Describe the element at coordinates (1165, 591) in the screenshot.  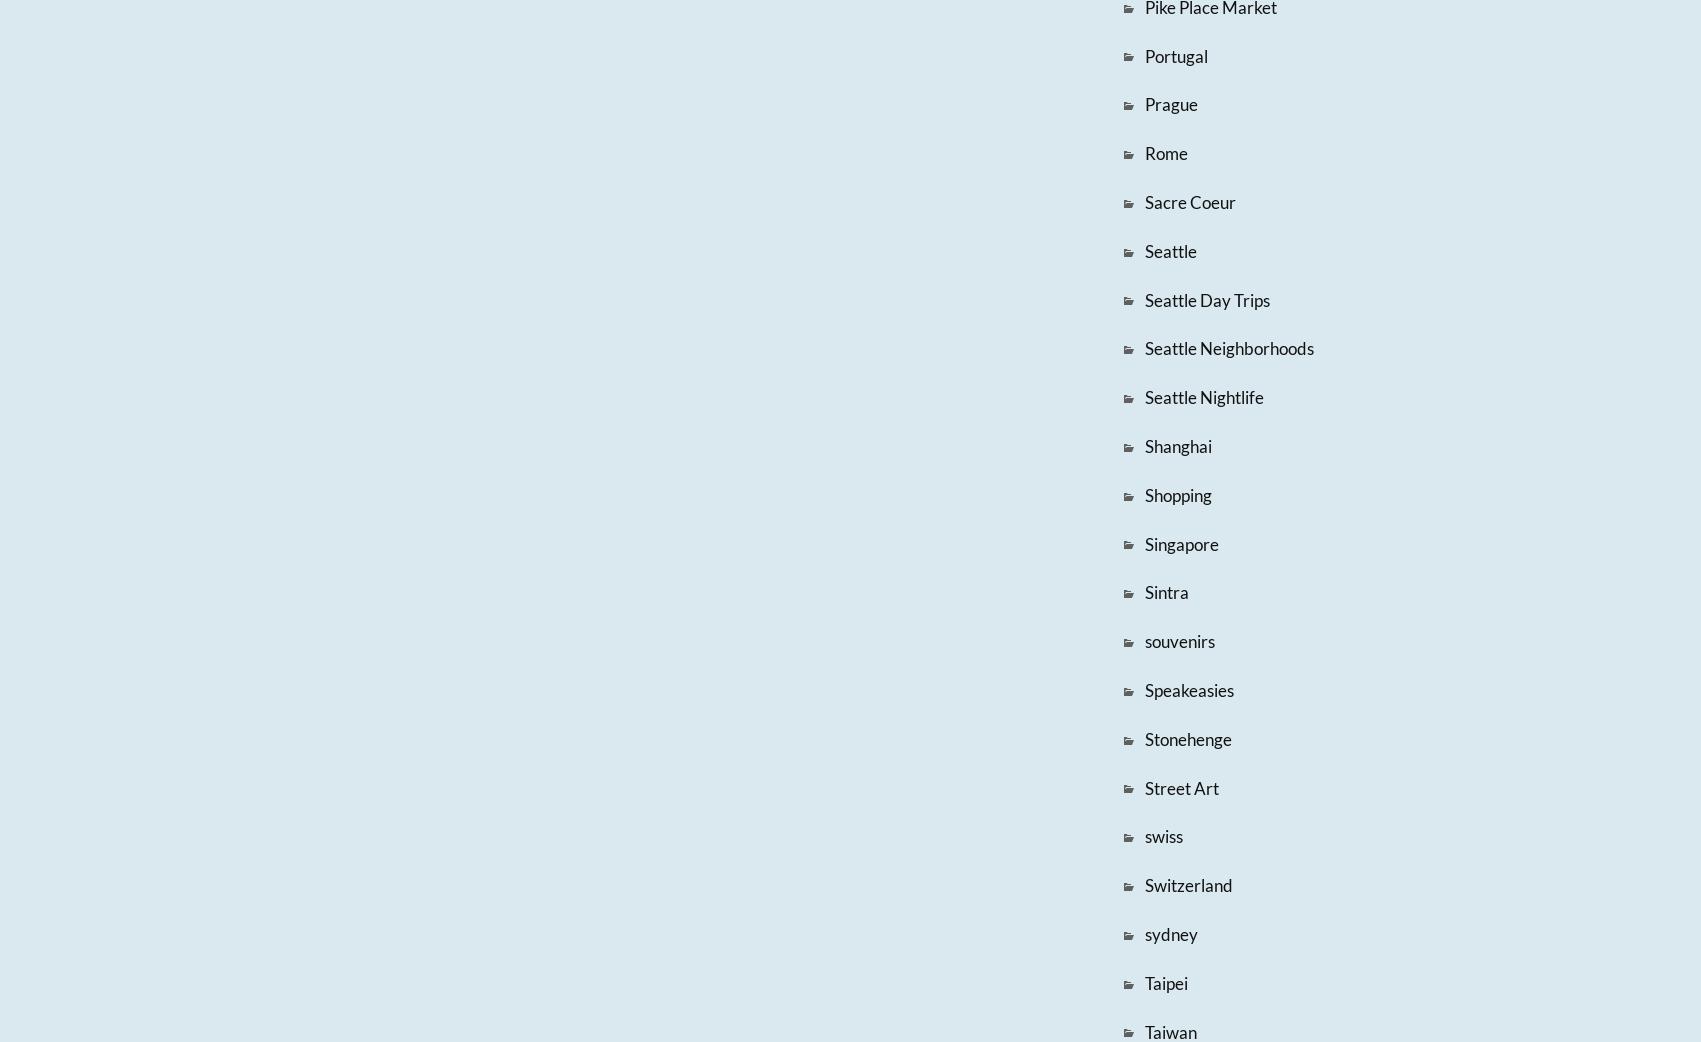
I see `'Sintra'` at that location.